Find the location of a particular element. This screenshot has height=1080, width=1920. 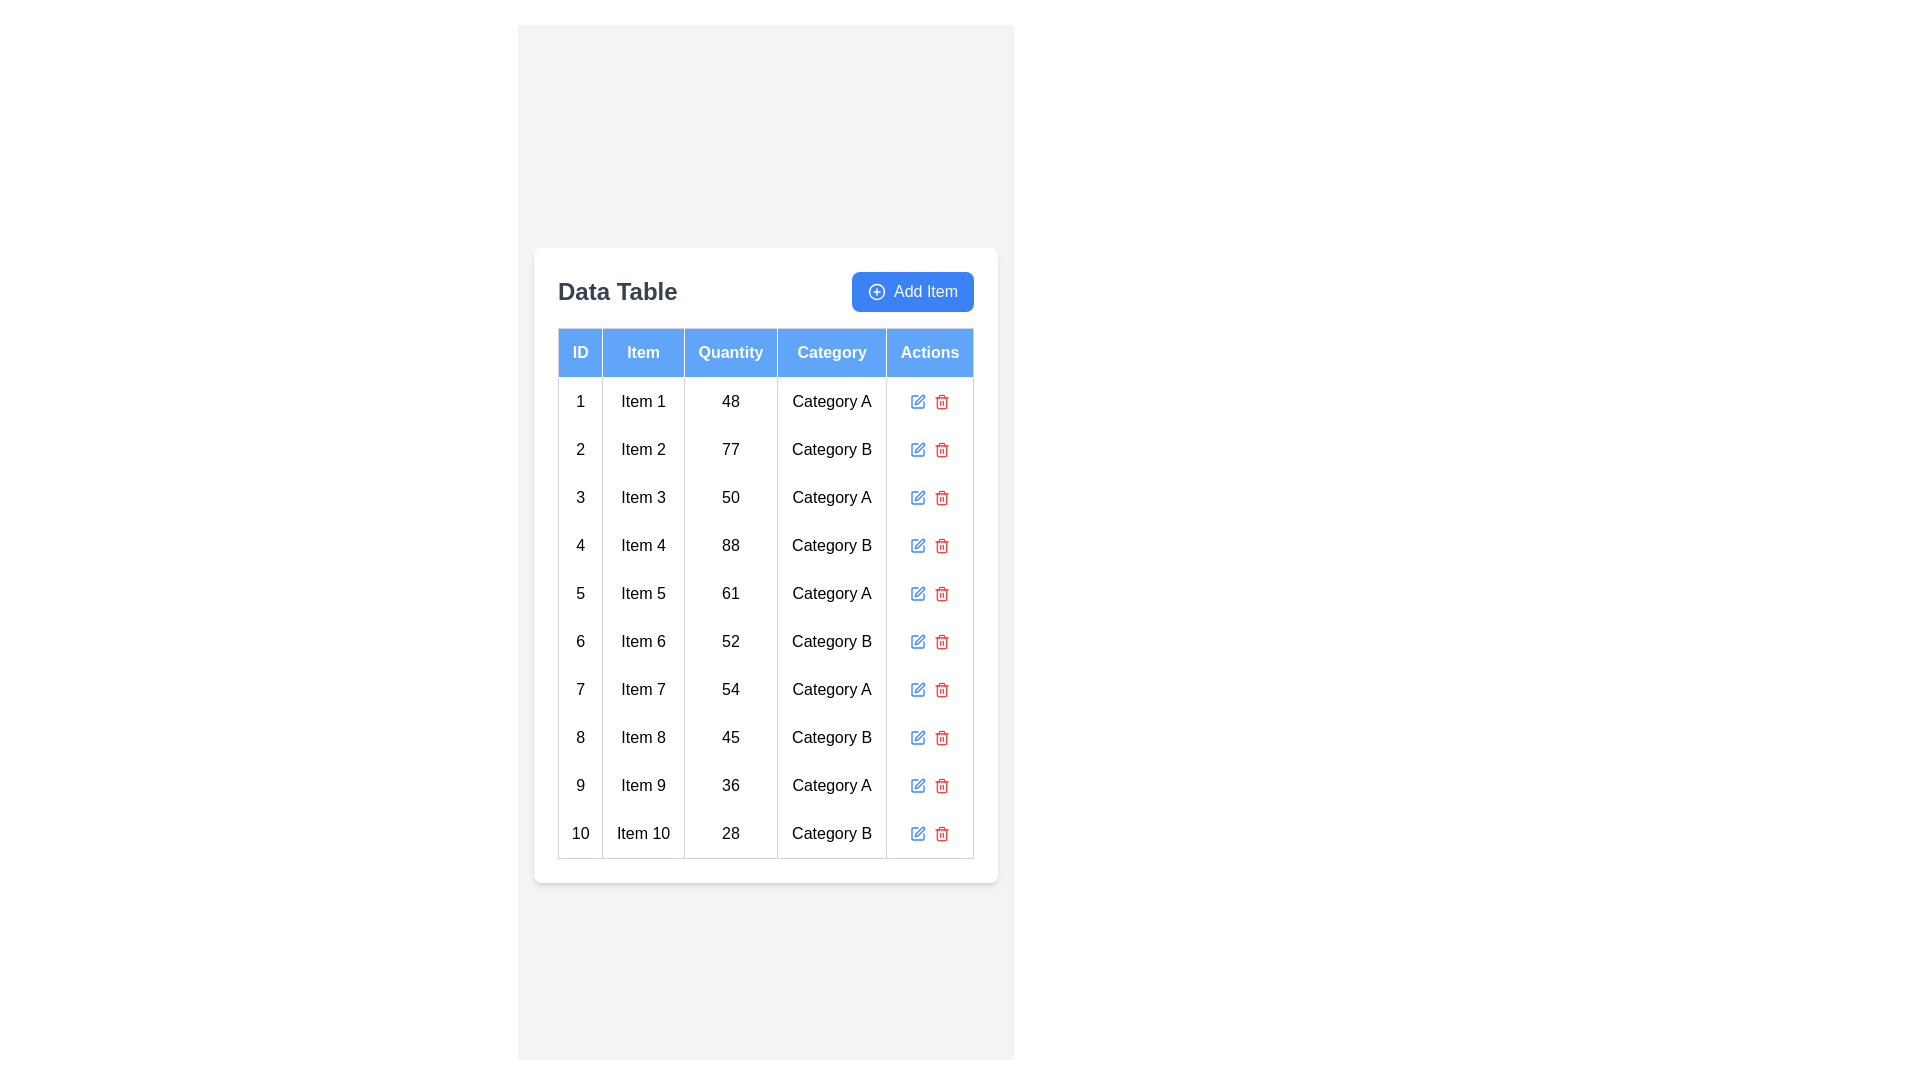

the 'Add Item' button located at the top right corner of the interface is located at coordinates (877, 291).